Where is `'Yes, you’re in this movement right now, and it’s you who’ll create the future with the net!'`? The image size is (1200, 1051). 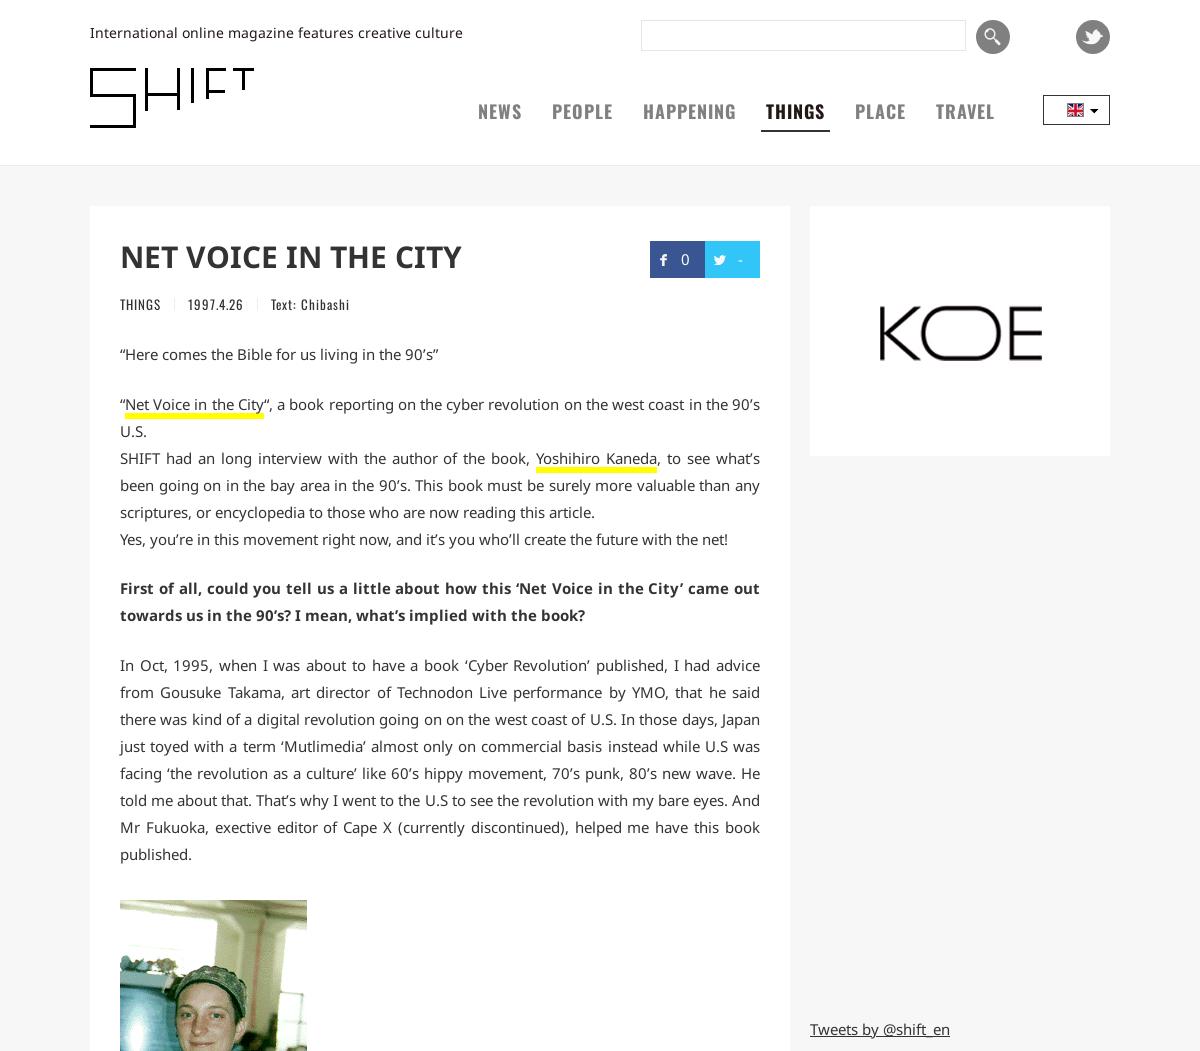
'Yes, you’re in this movement right now, and it’s you who’ll create the future with the net!' is located at coordinates (423, 537).